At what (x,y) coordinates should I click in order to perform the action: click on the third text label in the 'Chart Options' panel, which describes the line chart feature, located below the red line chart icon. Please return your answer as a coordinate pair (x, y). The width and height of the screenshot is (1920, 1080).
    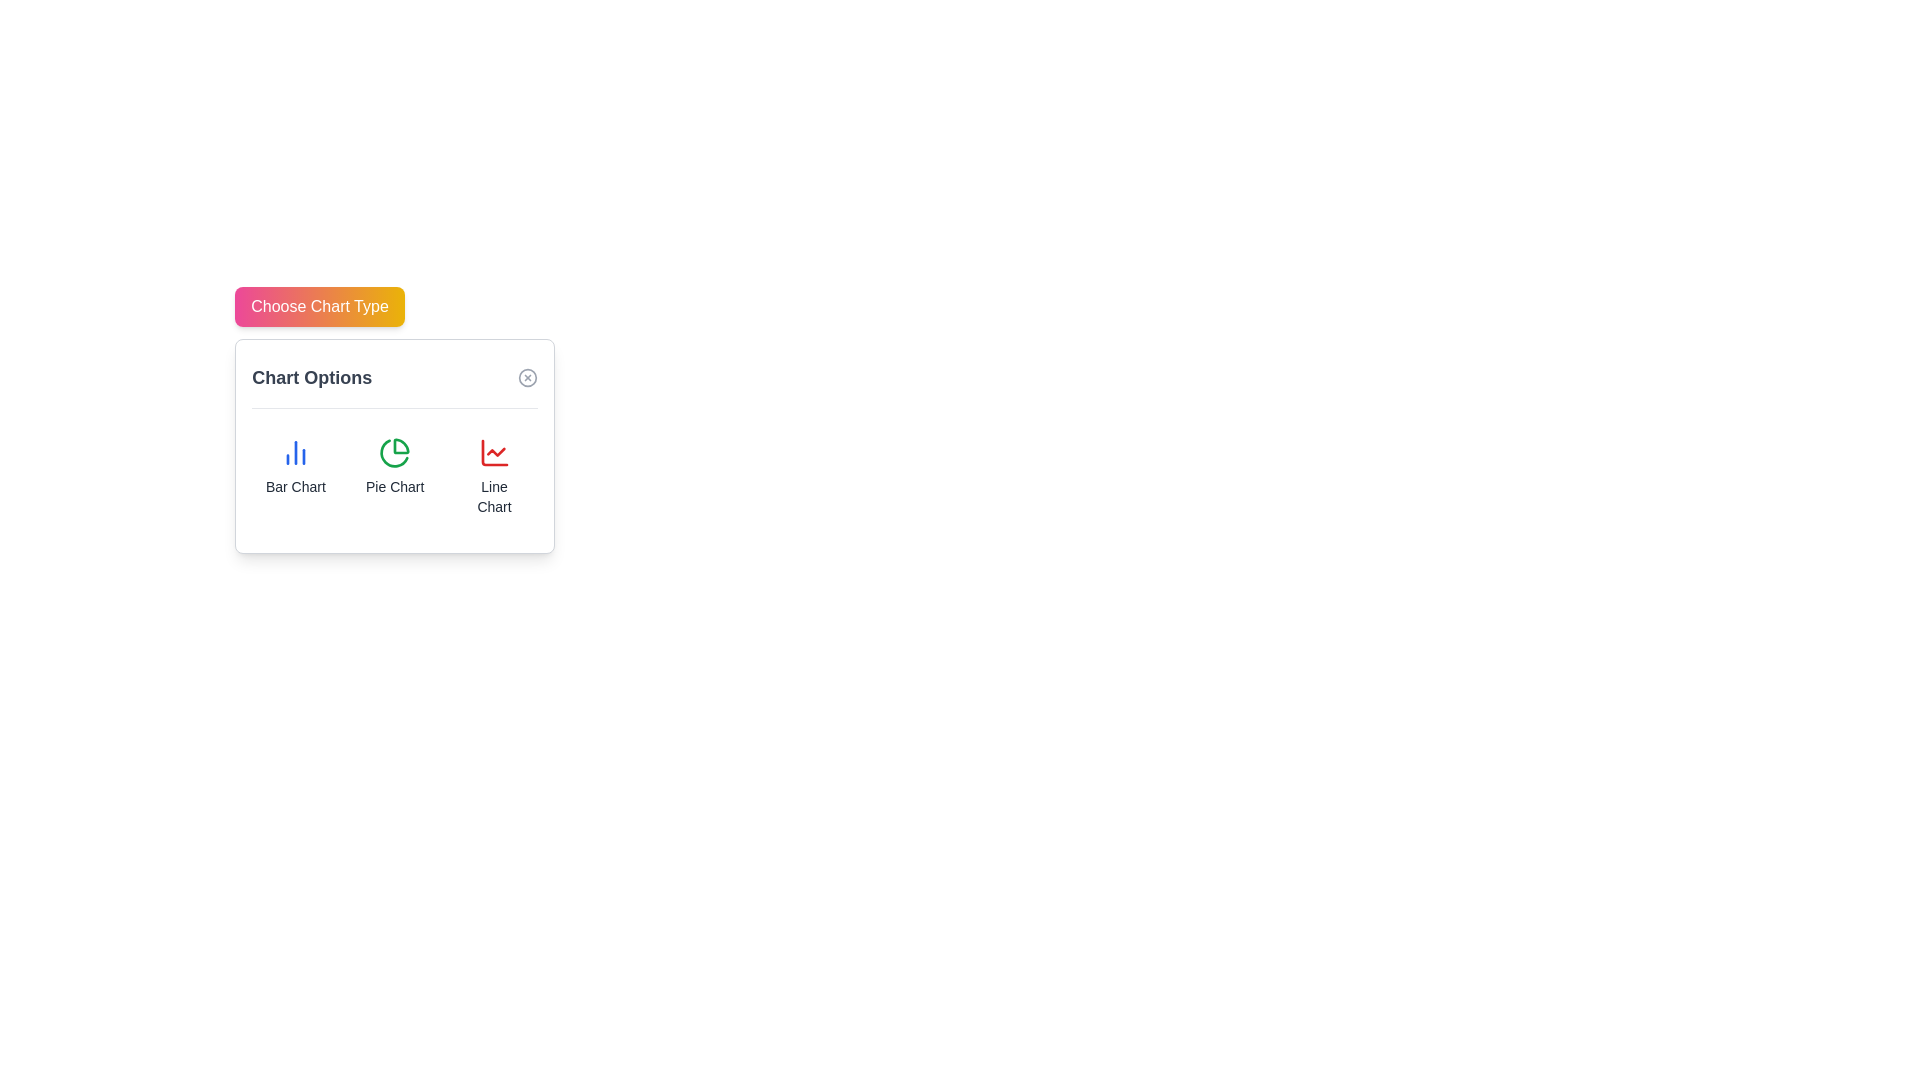
    Looking at the image, I should click on (494, 496).